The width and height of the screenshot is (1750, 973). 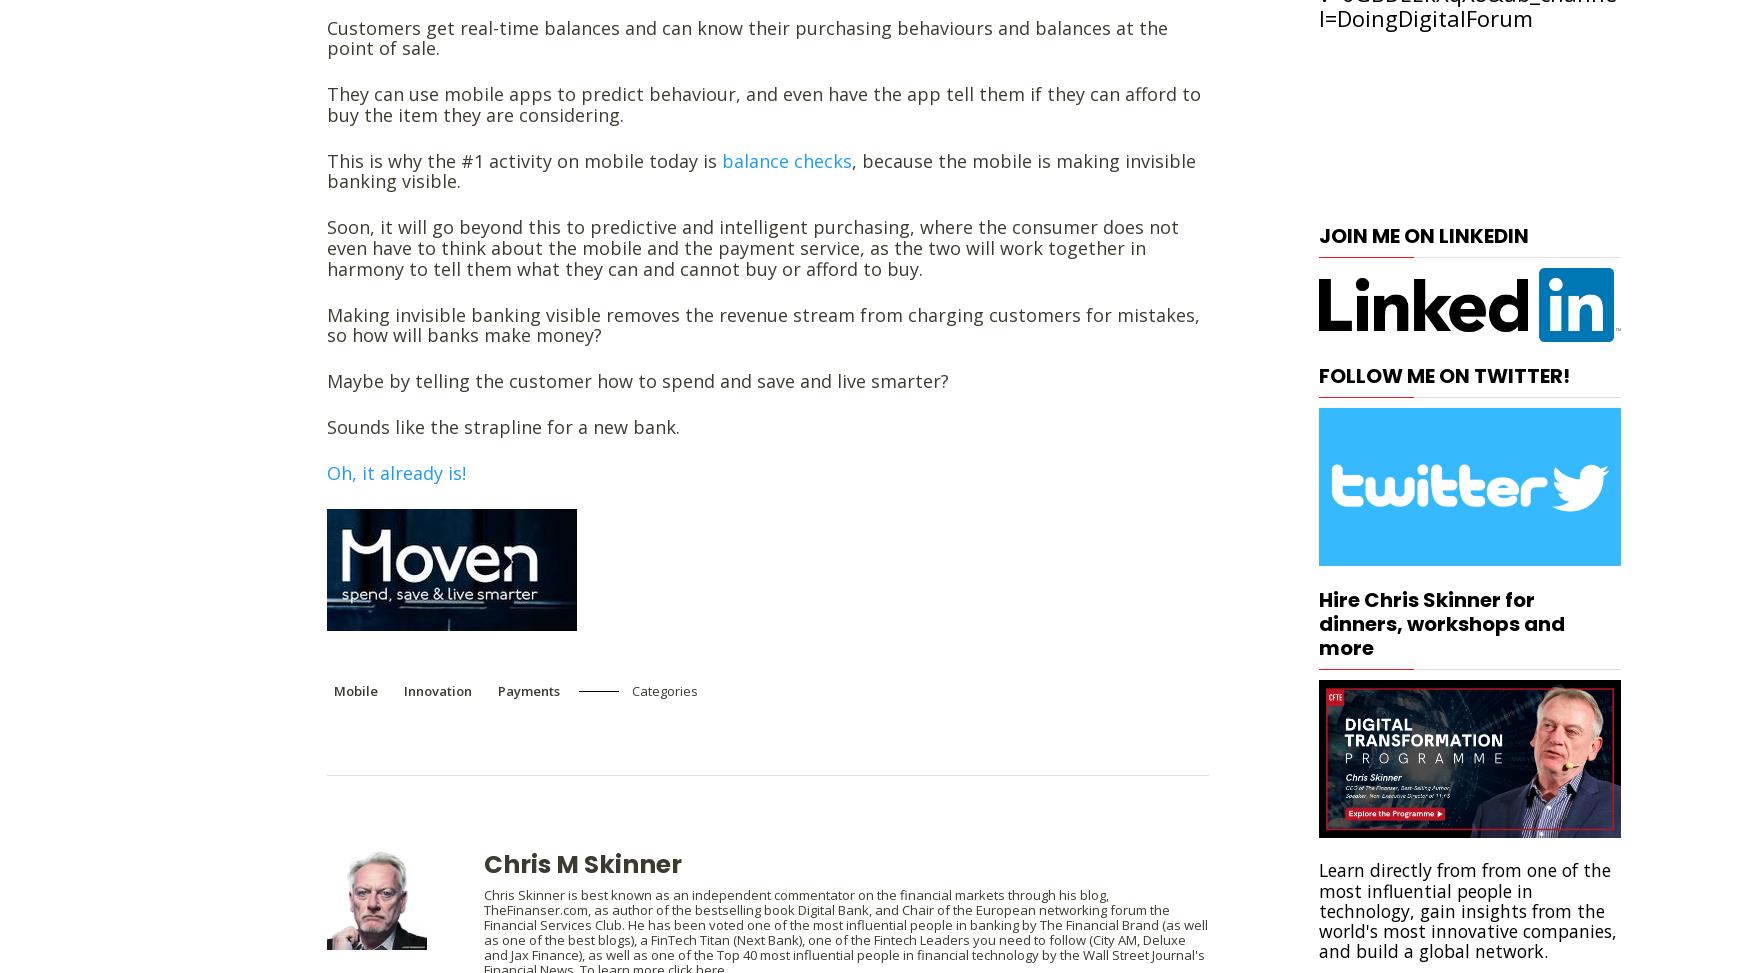 What do you see at coordinates (722, 159) in the screenshot?
I see `'balance checks'` at bounding box center [722, 159].